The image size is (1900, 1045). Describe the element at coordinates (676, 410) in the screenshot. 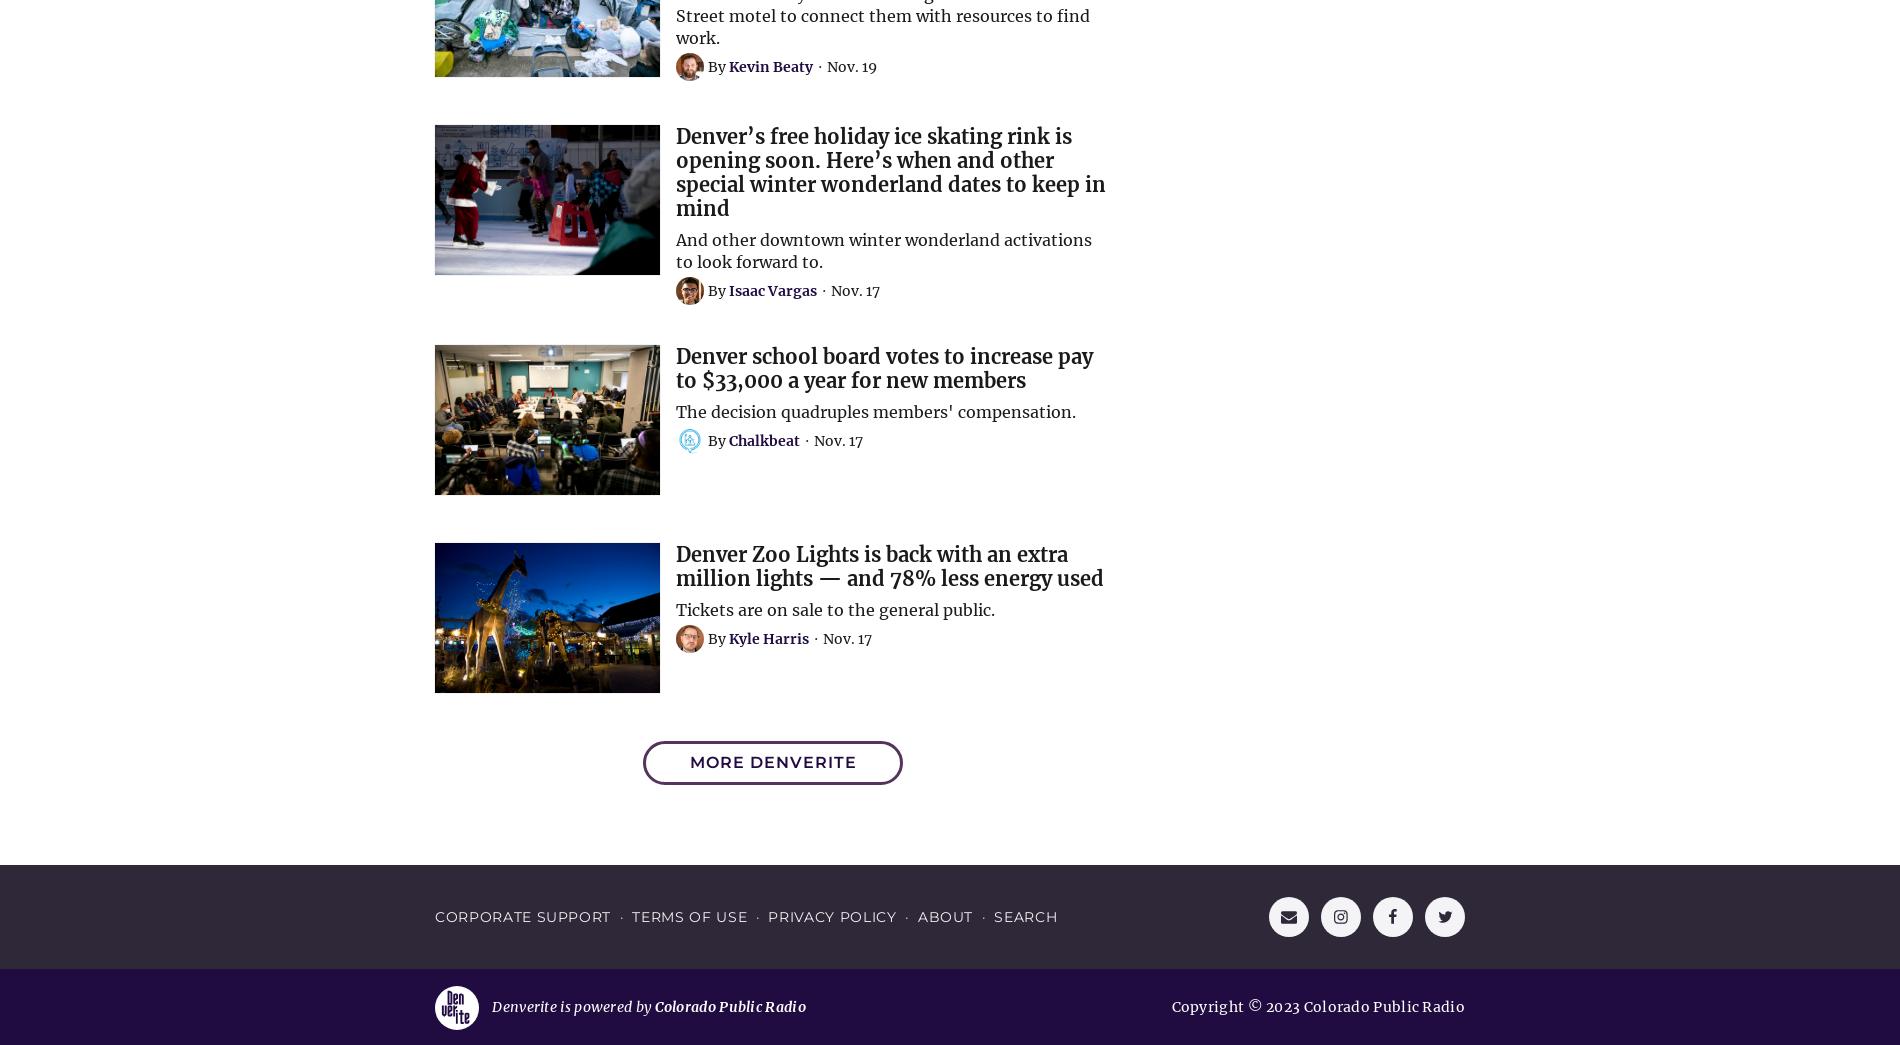

I see `'The decision quadruples members' compensation.'` at that location.